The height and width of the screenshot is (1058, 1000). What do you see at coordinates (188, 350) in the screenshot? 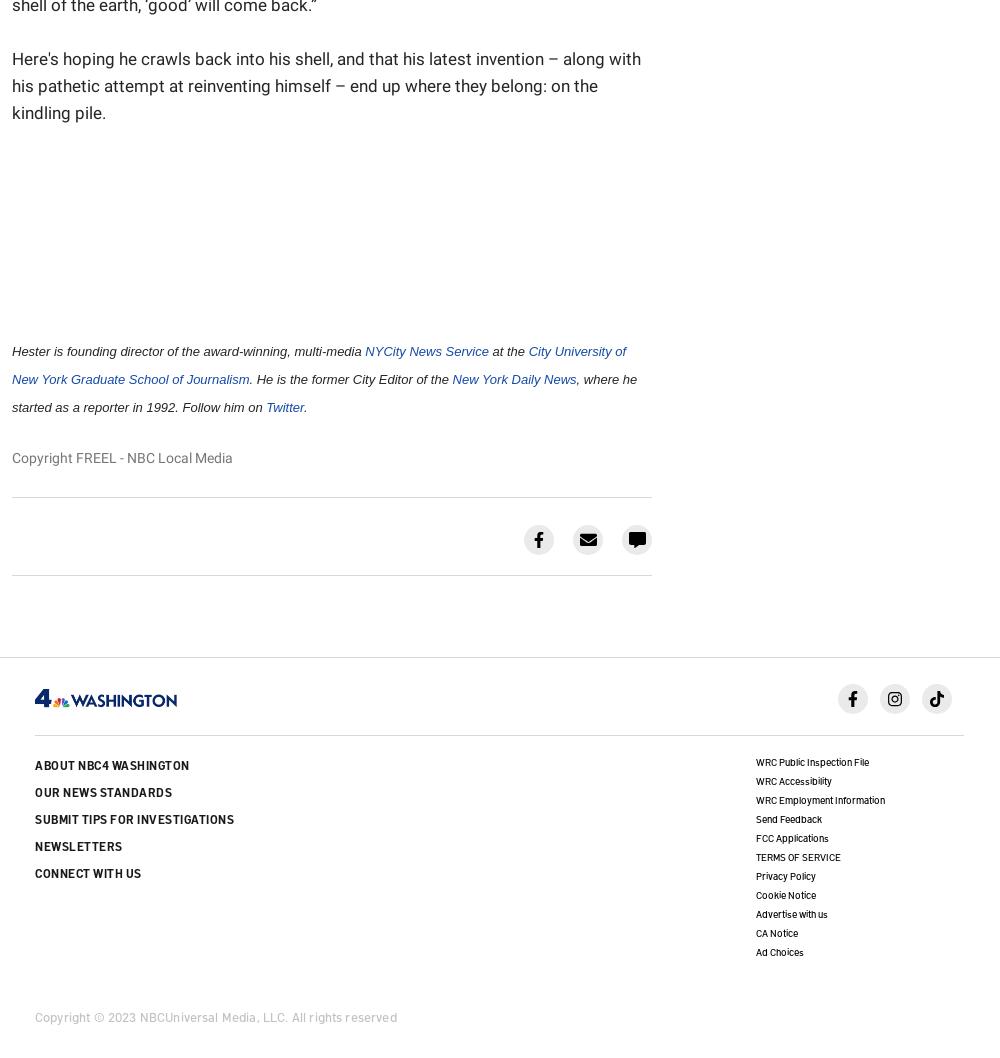
I see `'Hester is founding director of the award-winning, multi-media'` at bounding box center [188, 350].